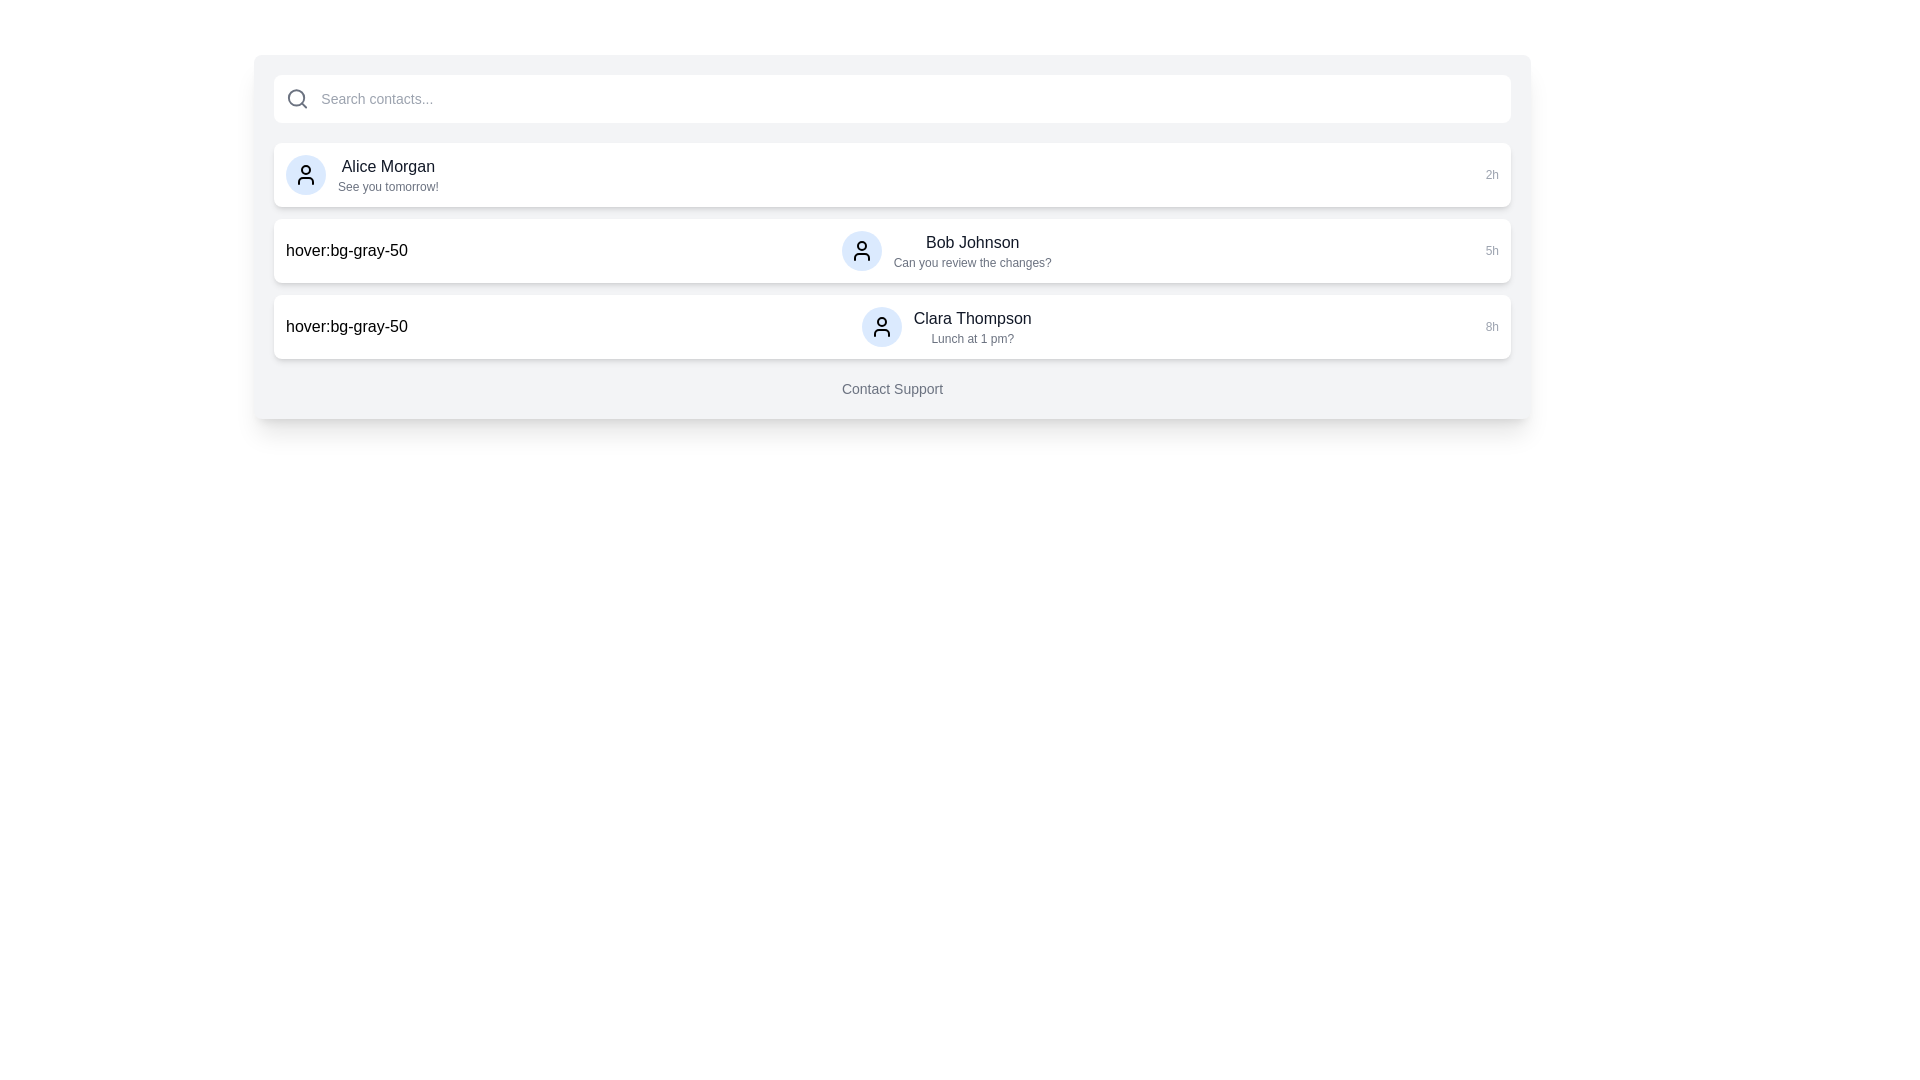 The image size is (1920, 1080). I want to click on text label displaying '5h' which indicates the elapsed time information in the second row of the list view aligned with 'Bob Johnson' and 'Can you review the changes?', so click(1492, 249).